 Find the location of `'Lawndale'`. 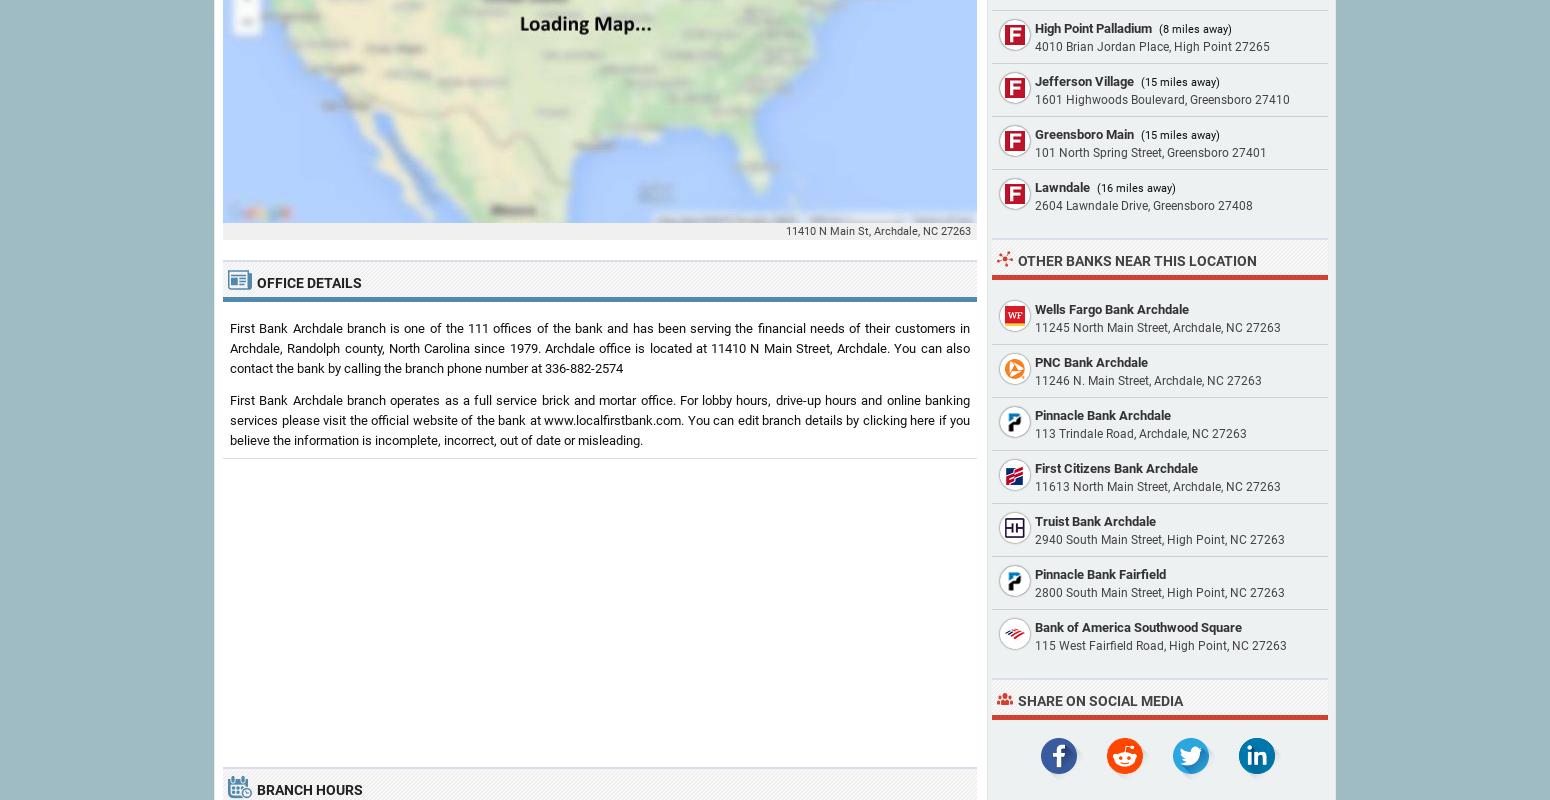

'Lawndale' is located at coordinates (1062, 186).